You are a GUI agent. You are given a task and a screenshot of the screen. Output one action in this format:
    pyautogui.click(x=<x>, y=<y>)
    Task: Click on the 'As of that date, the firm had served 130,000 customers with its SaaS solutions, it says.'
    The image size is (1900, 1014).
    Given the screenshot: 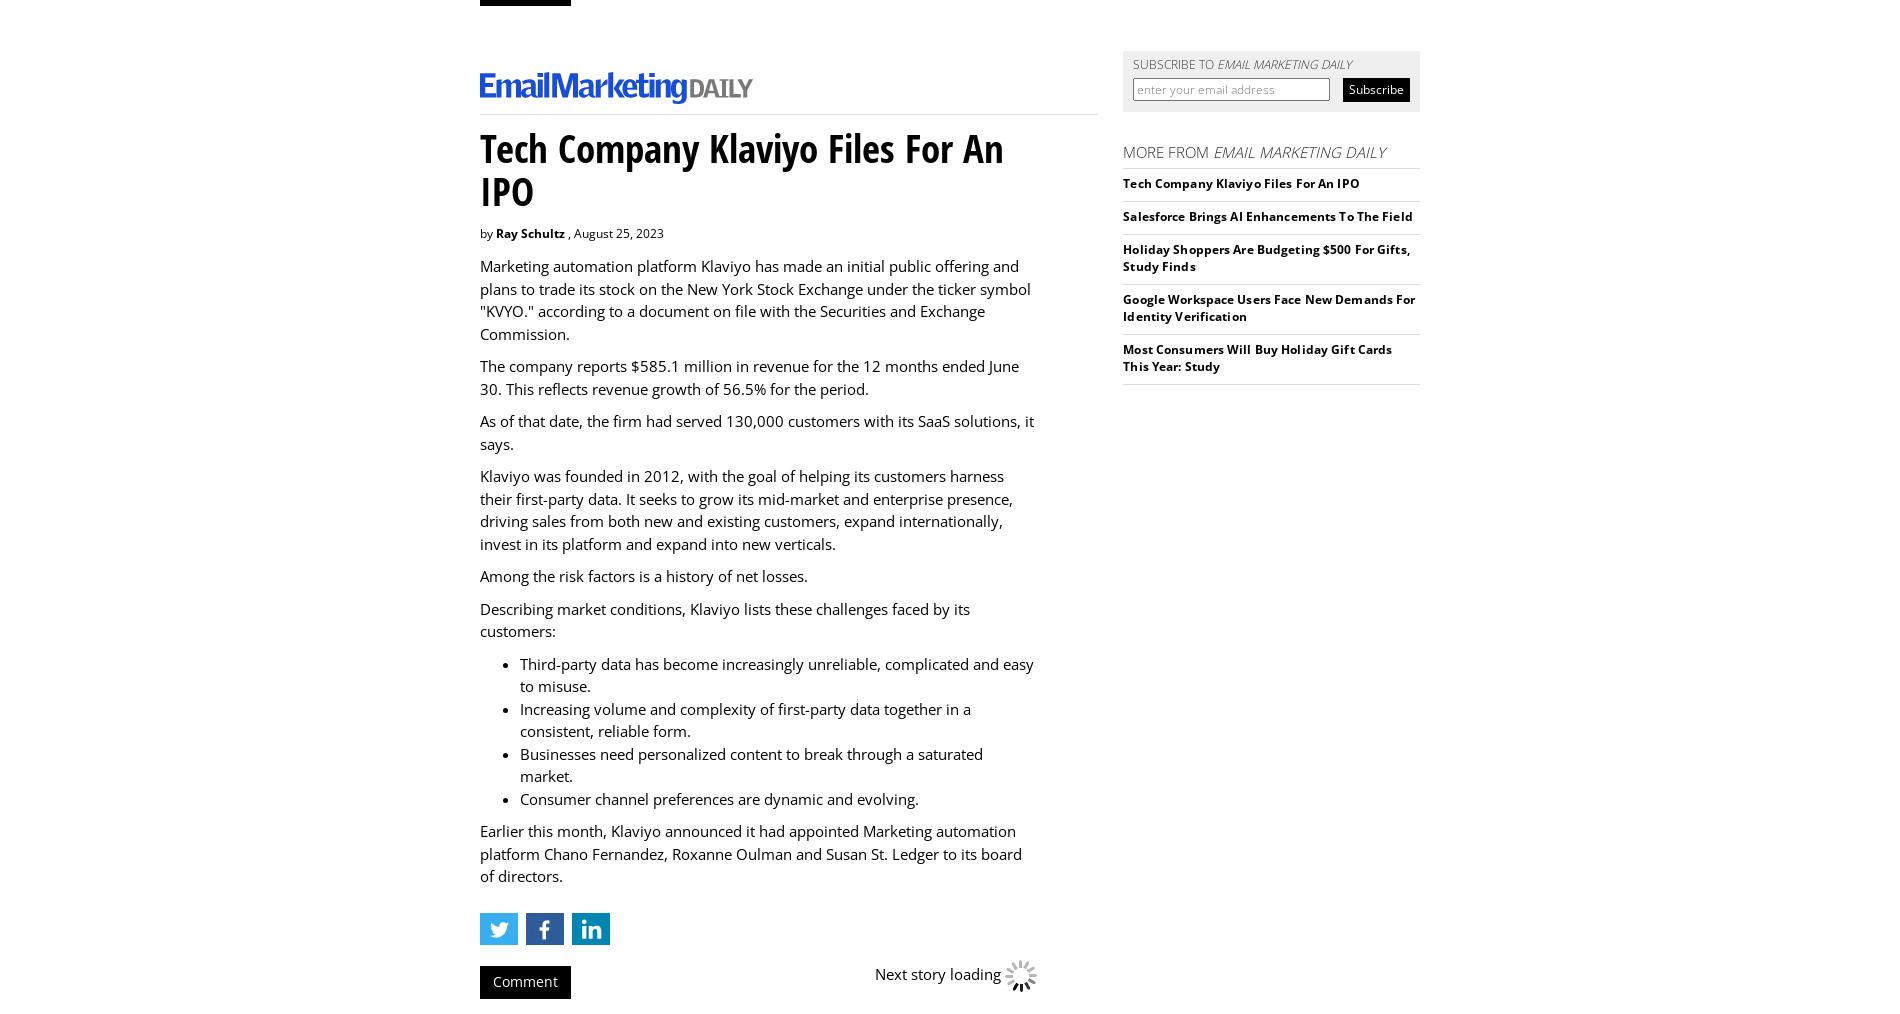 What is the action you would take?
    pyautogui.click(x=755, y=431)
    